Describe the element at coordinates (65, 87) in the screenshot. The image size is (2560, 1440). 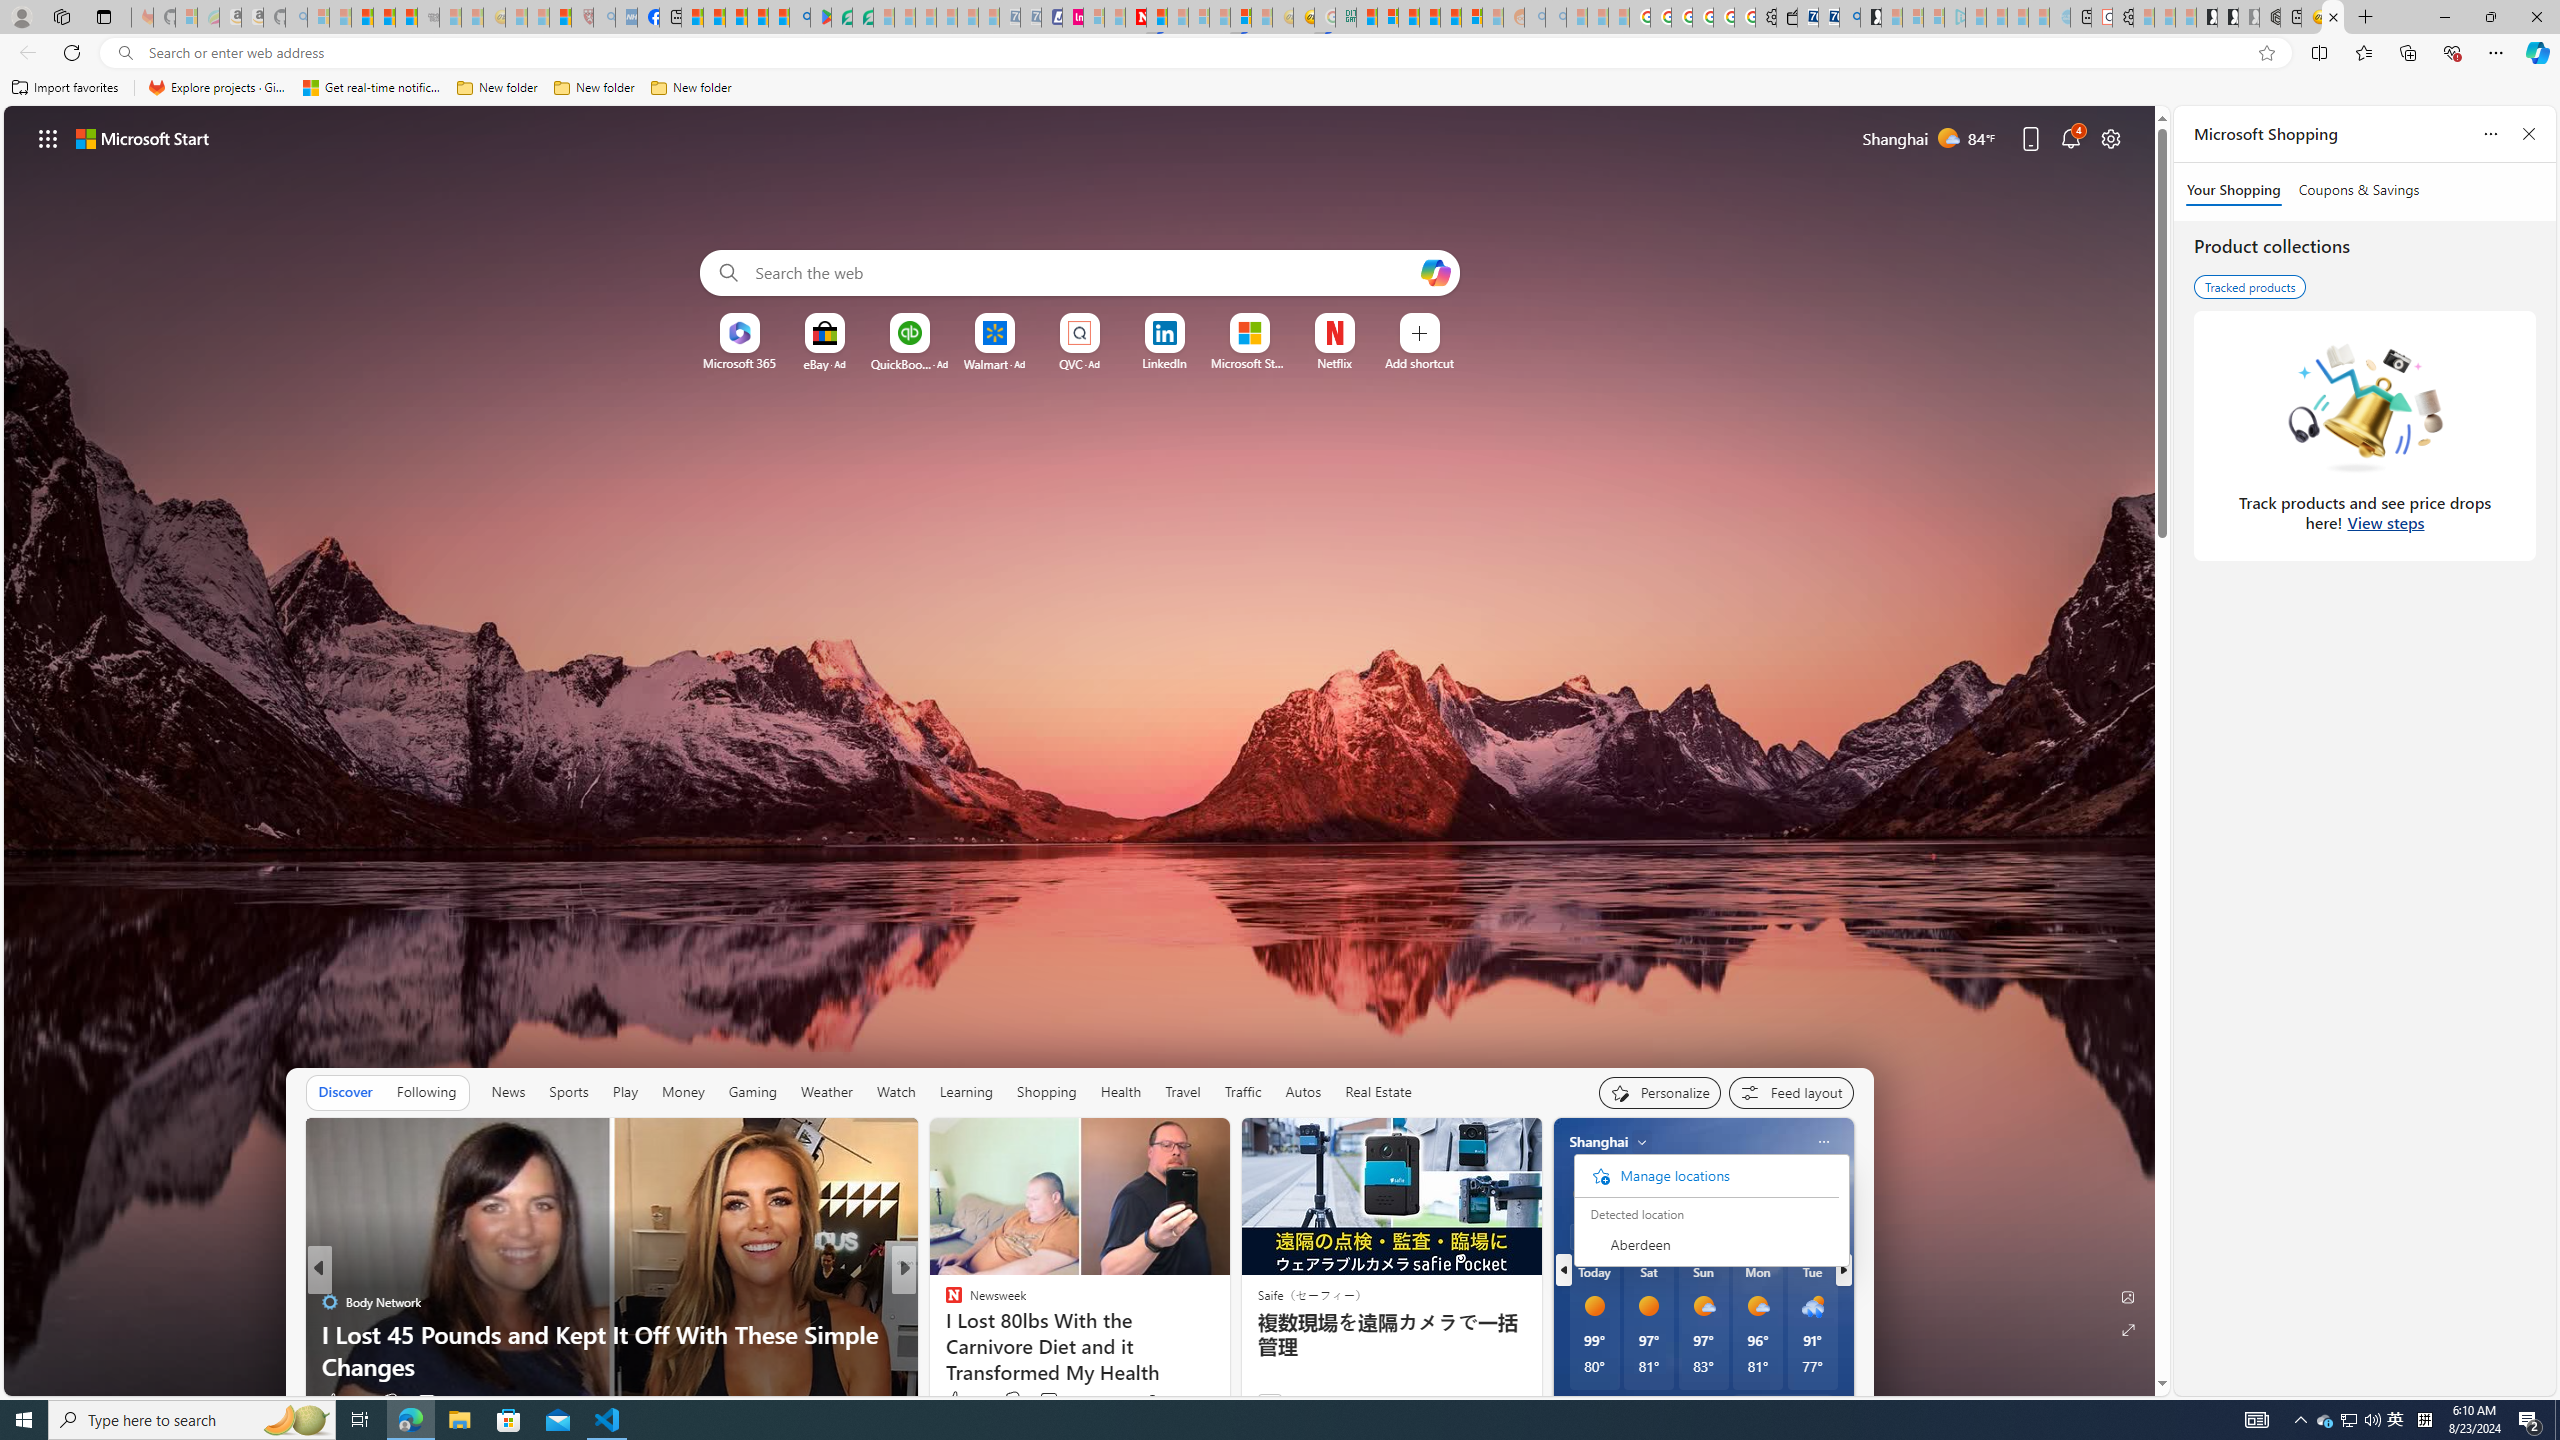
I see `'Import favorites'` at that location.